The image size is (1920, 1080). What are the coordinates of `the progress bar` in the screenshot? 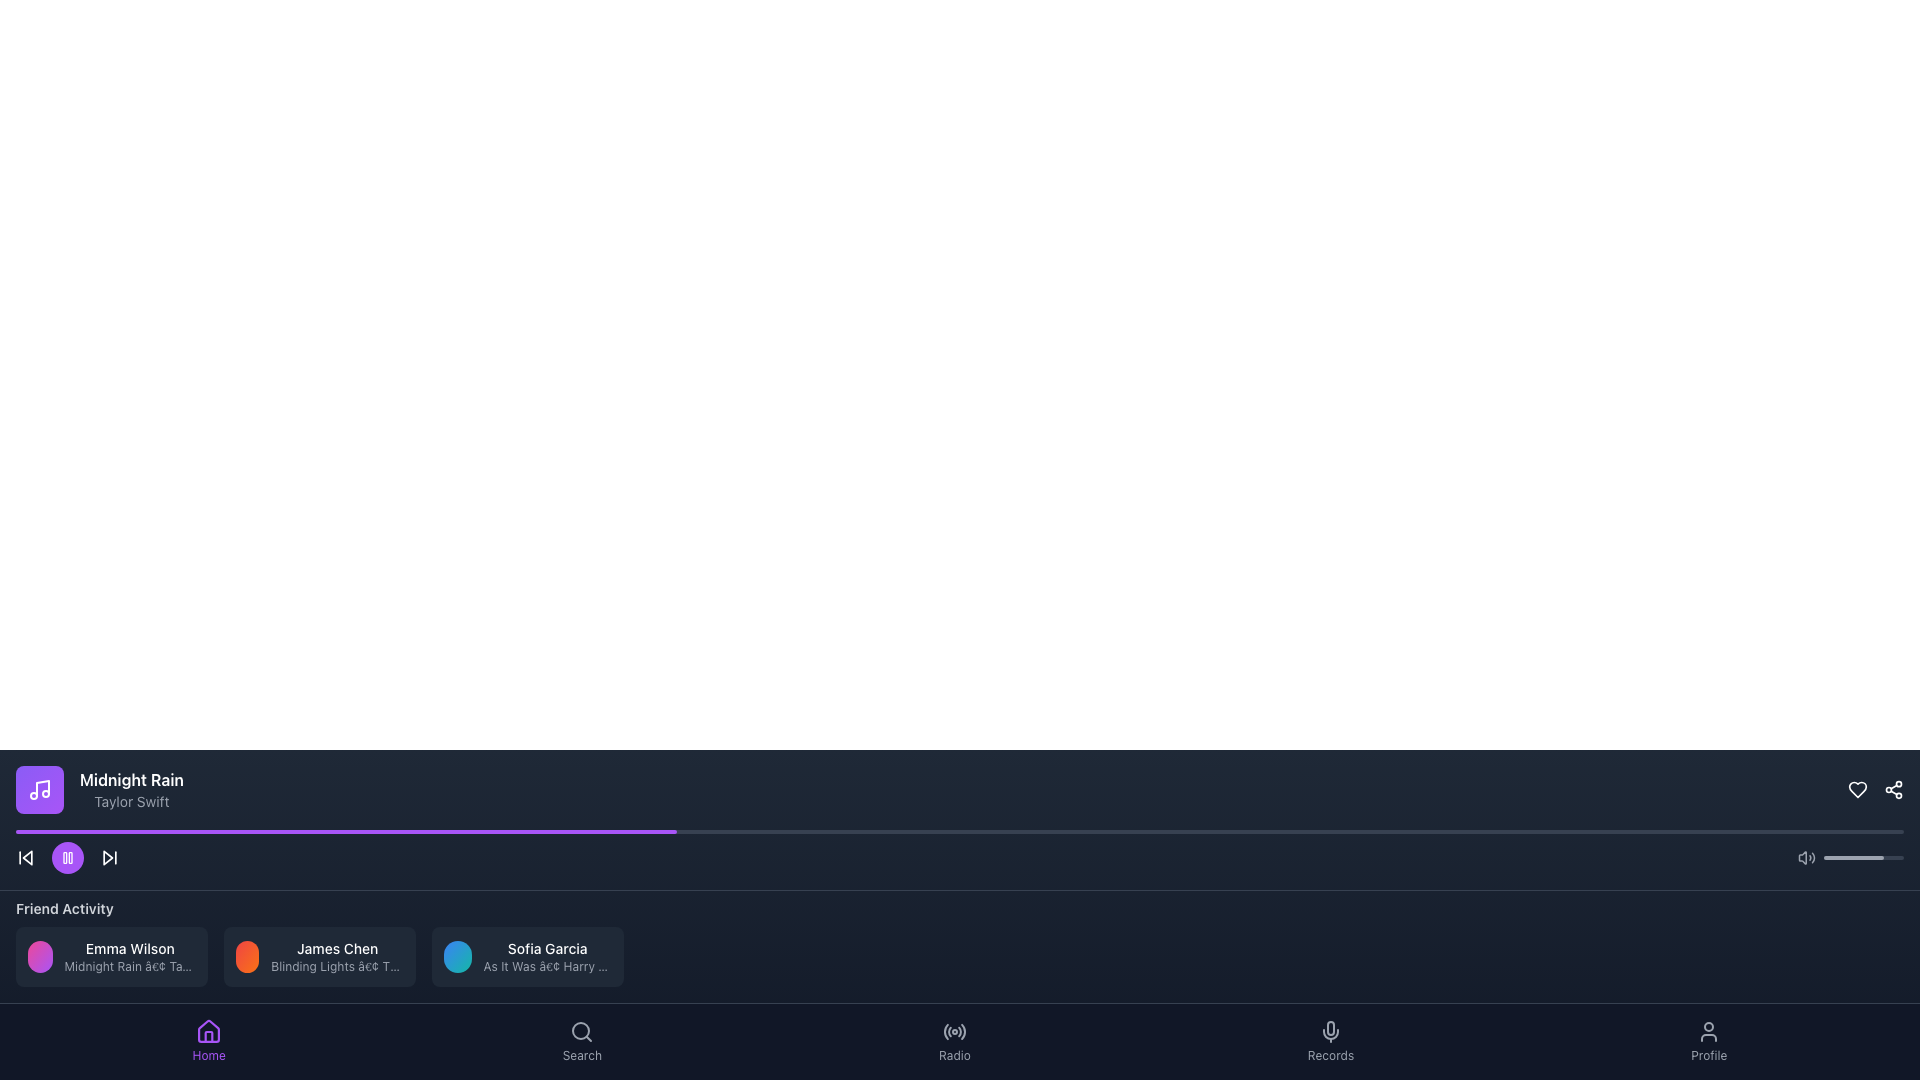 It's located at (372, 832).